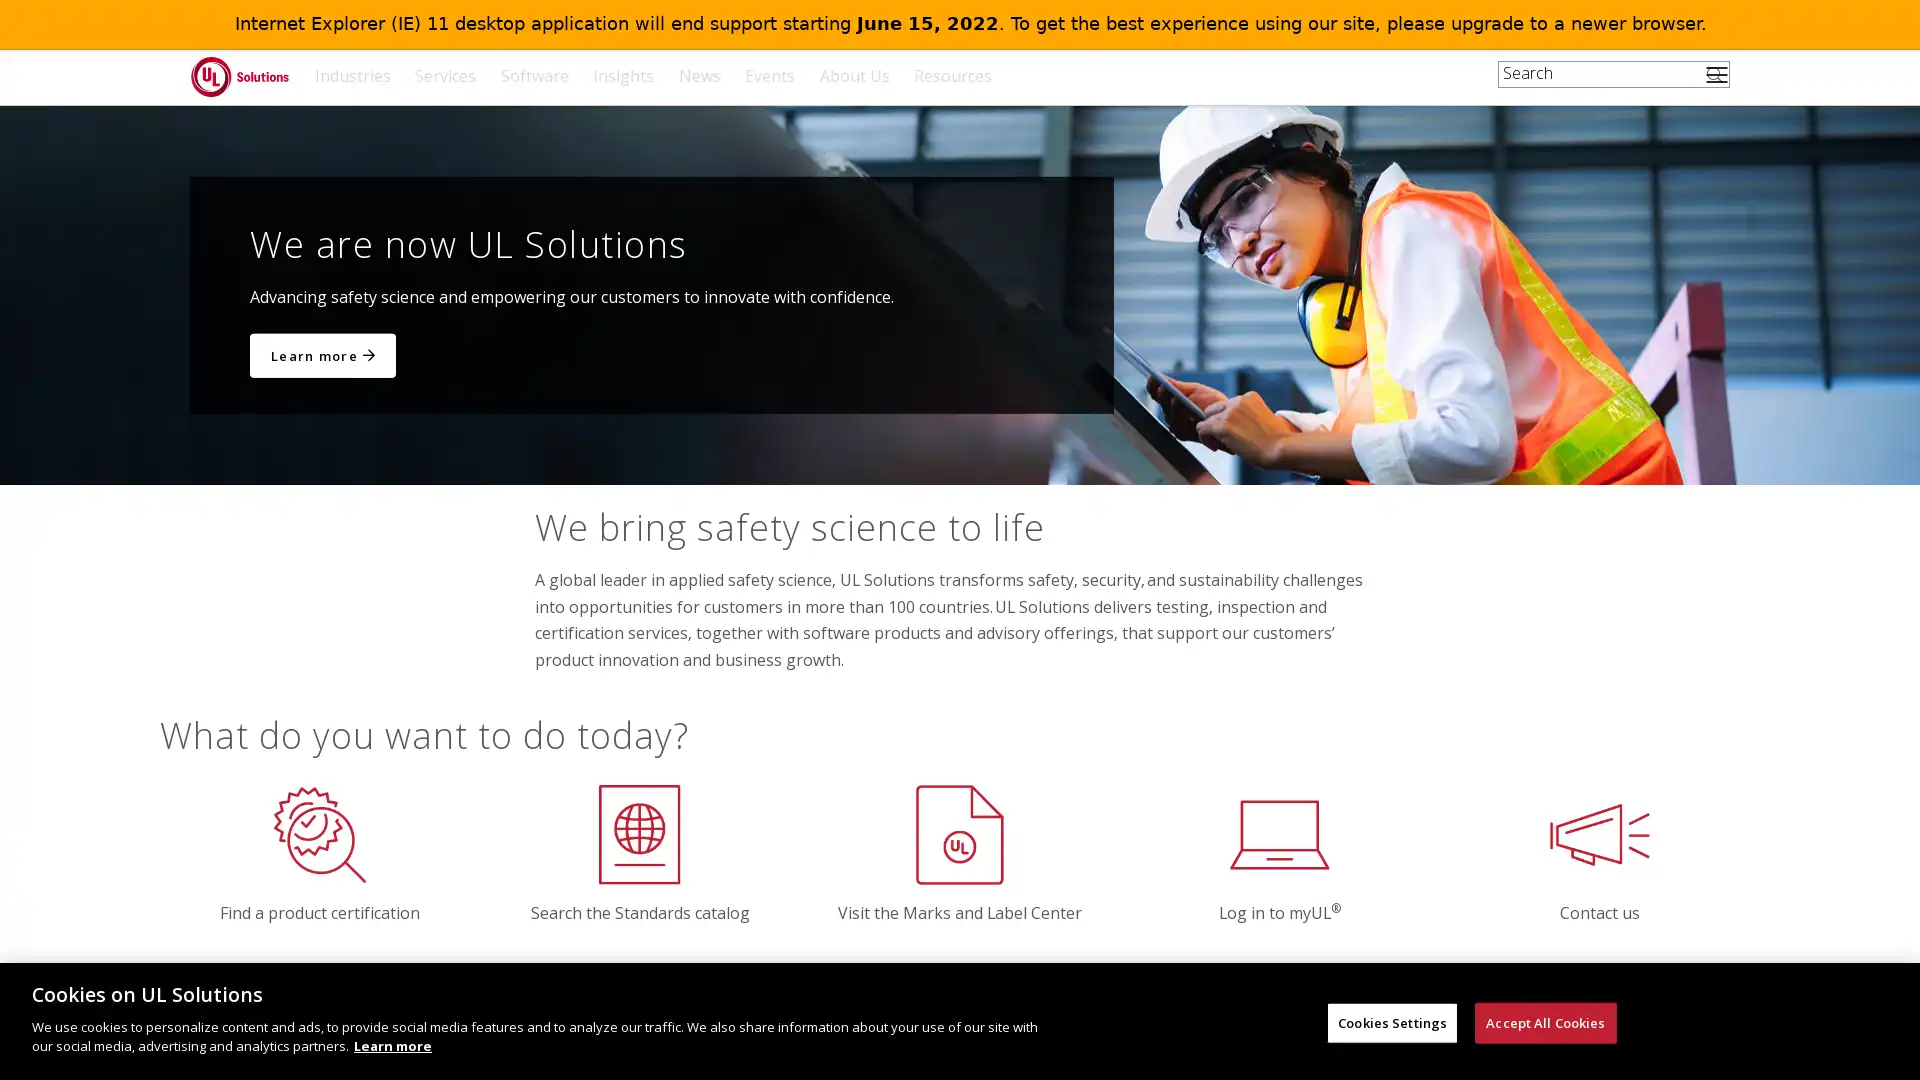 The height and width of the screenshot is (1080, 1920). I want to click on Search, so click(1718, 87).